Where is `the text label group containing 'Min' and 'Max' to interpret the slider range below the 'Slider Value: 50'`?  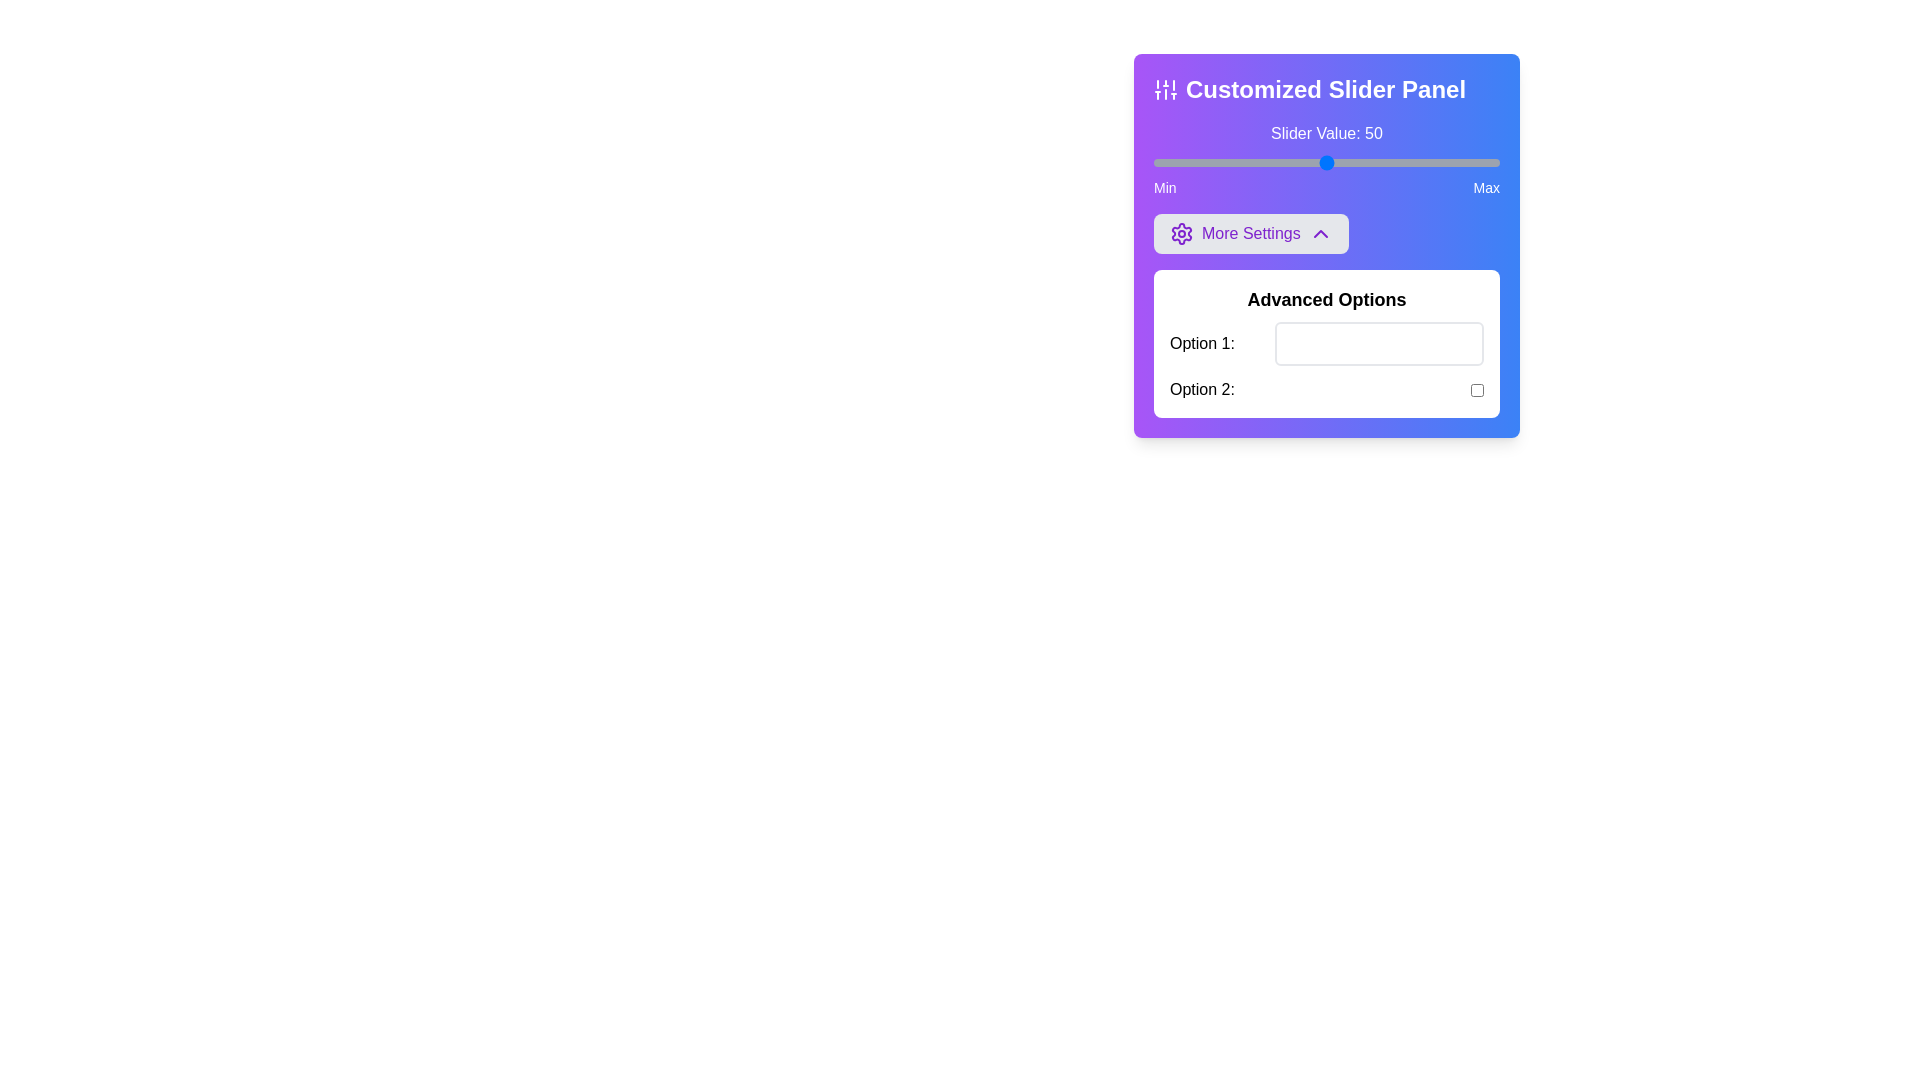
the text label group containing 'Min' and 'Max' to interpret the slider range below the 'Slider Value: 50' is located at coordinates (1326, 188).